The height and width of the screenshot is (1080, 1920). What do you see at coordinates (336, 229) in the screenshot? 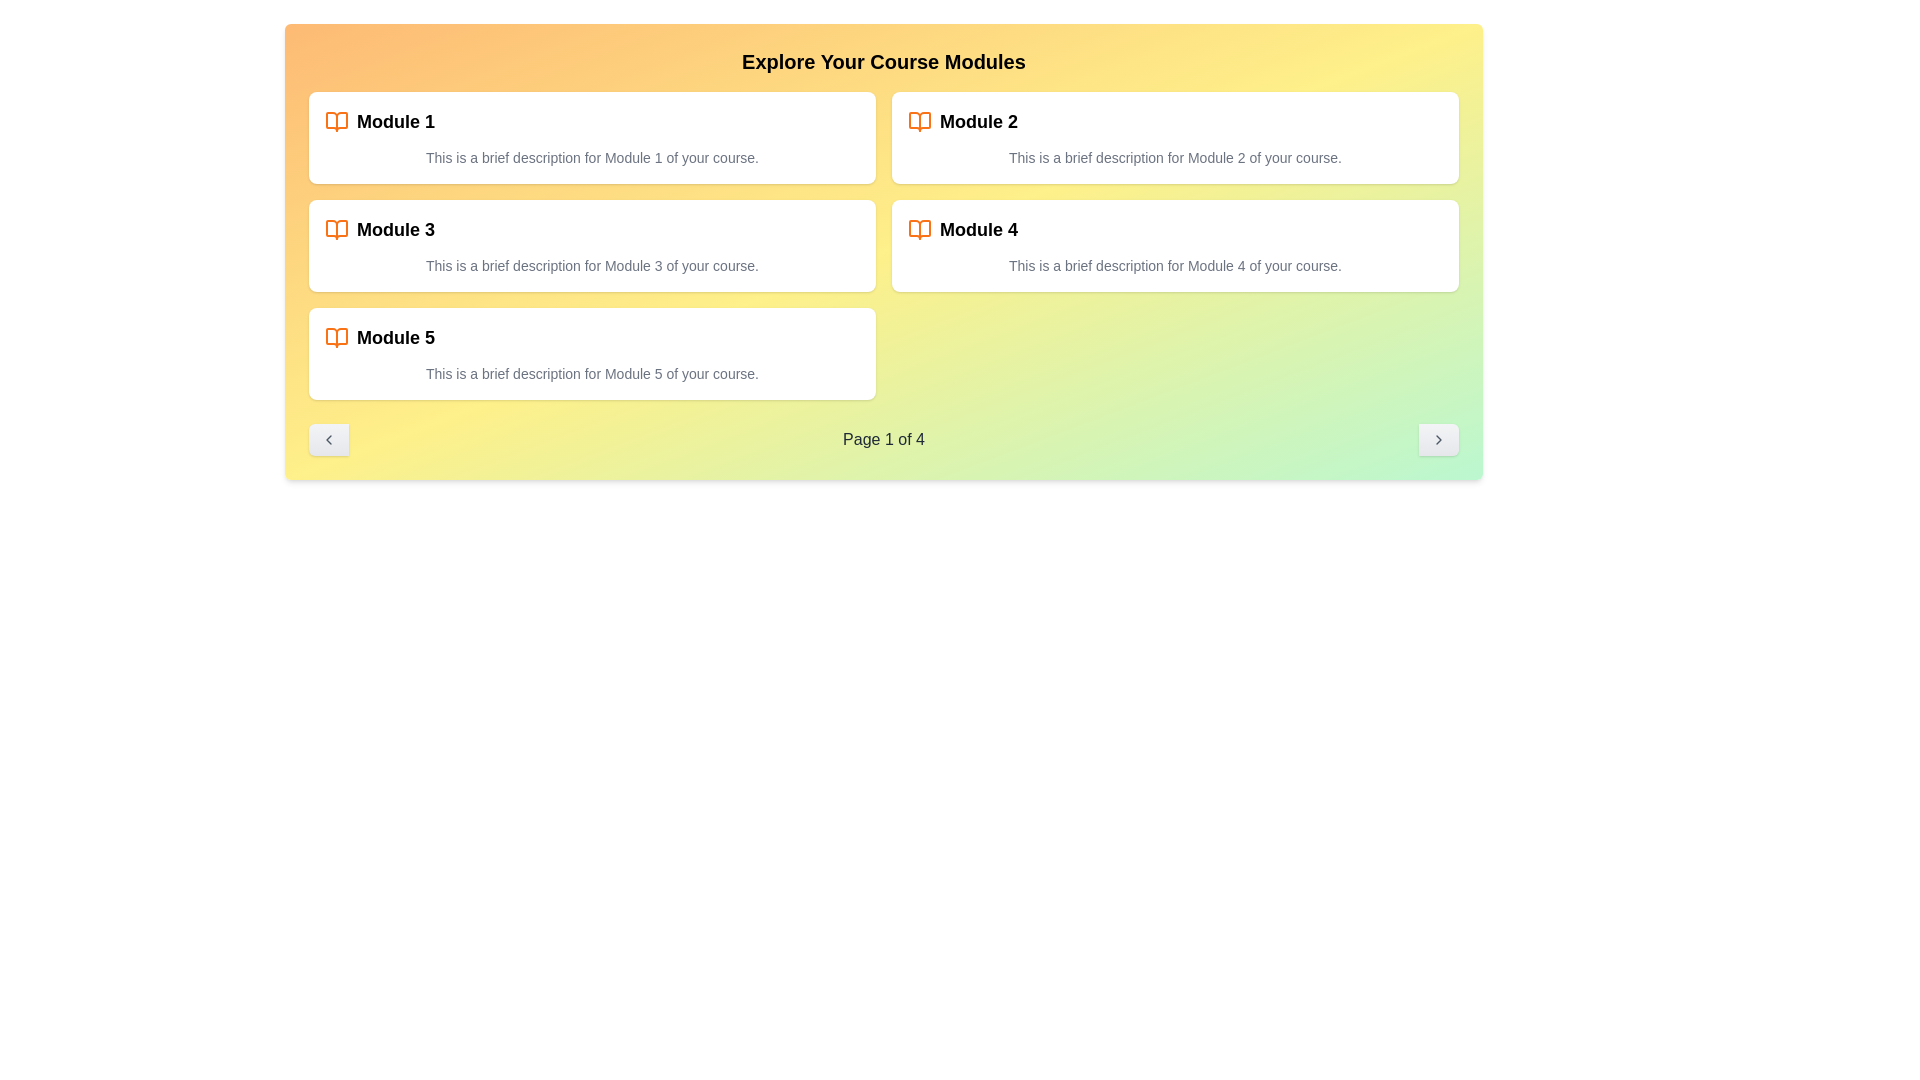
I see `the decorative icon representing 'Module 3', which is positioned to the left of the text in the second row of course modules` at bounding box center [336, 229].